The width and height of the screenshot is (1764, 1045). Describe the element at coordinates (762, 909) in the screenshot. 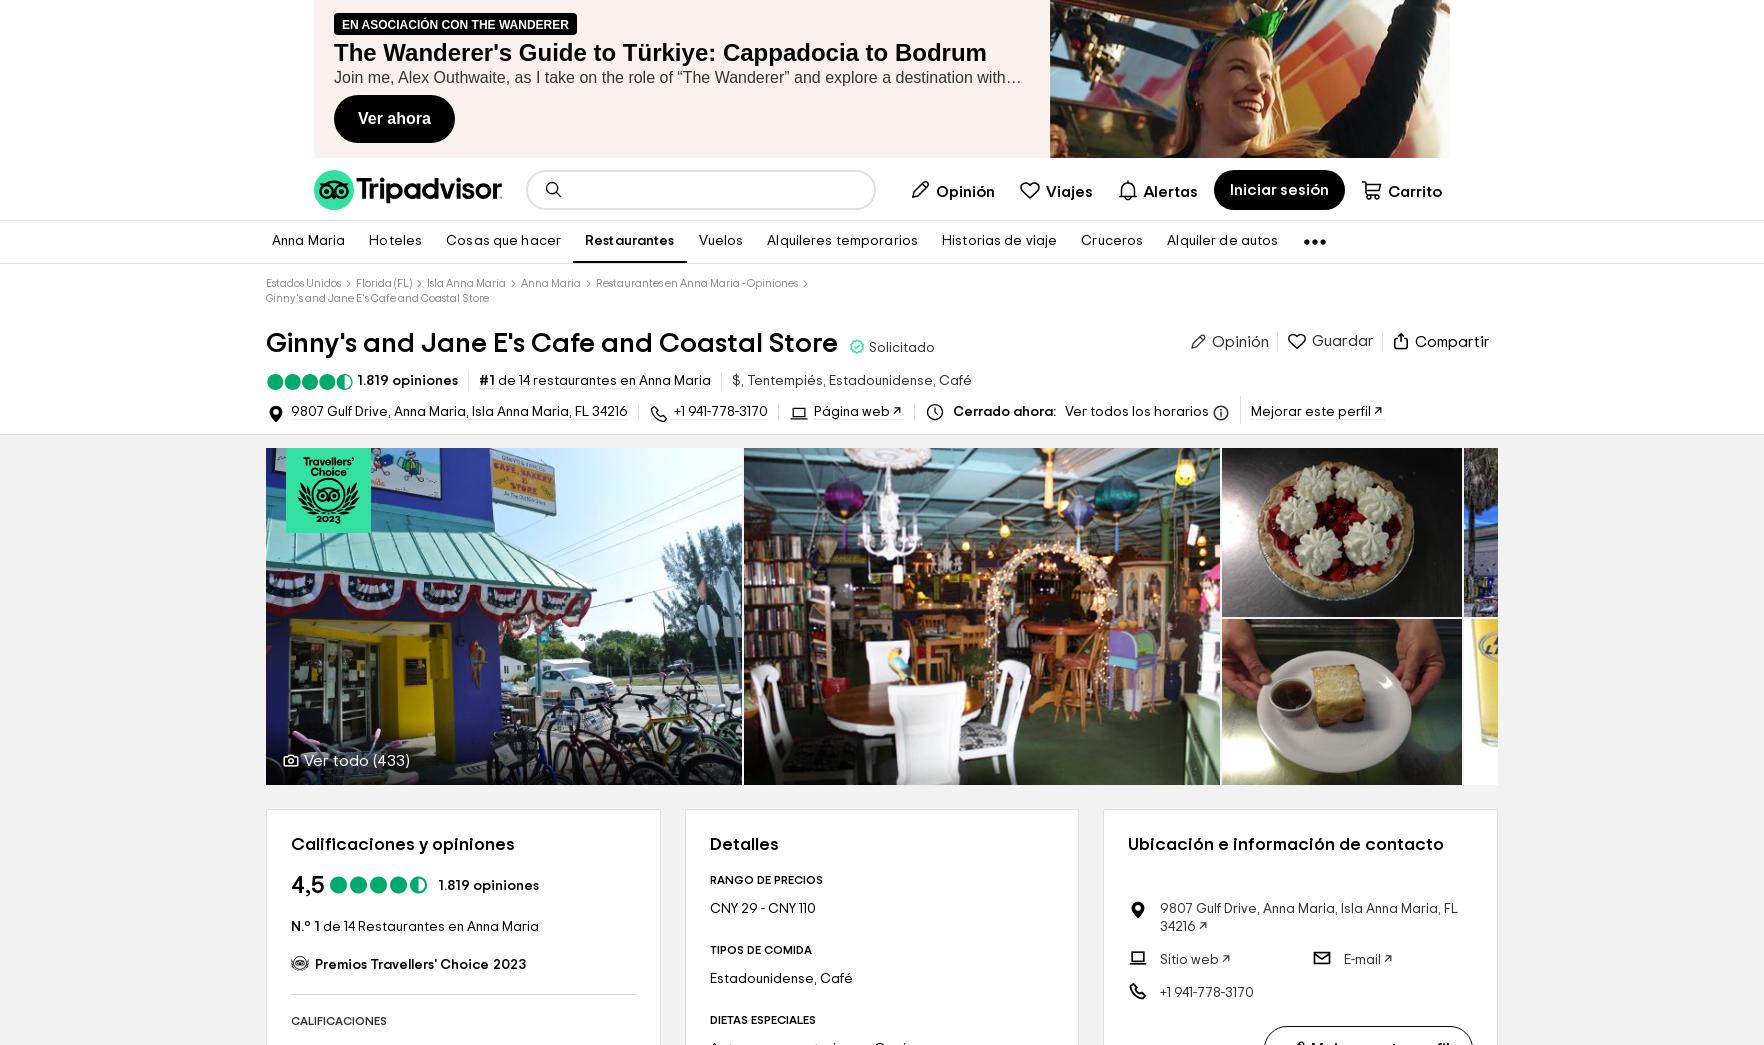

I see `'CNY 29 - CNY 110'` at that location.